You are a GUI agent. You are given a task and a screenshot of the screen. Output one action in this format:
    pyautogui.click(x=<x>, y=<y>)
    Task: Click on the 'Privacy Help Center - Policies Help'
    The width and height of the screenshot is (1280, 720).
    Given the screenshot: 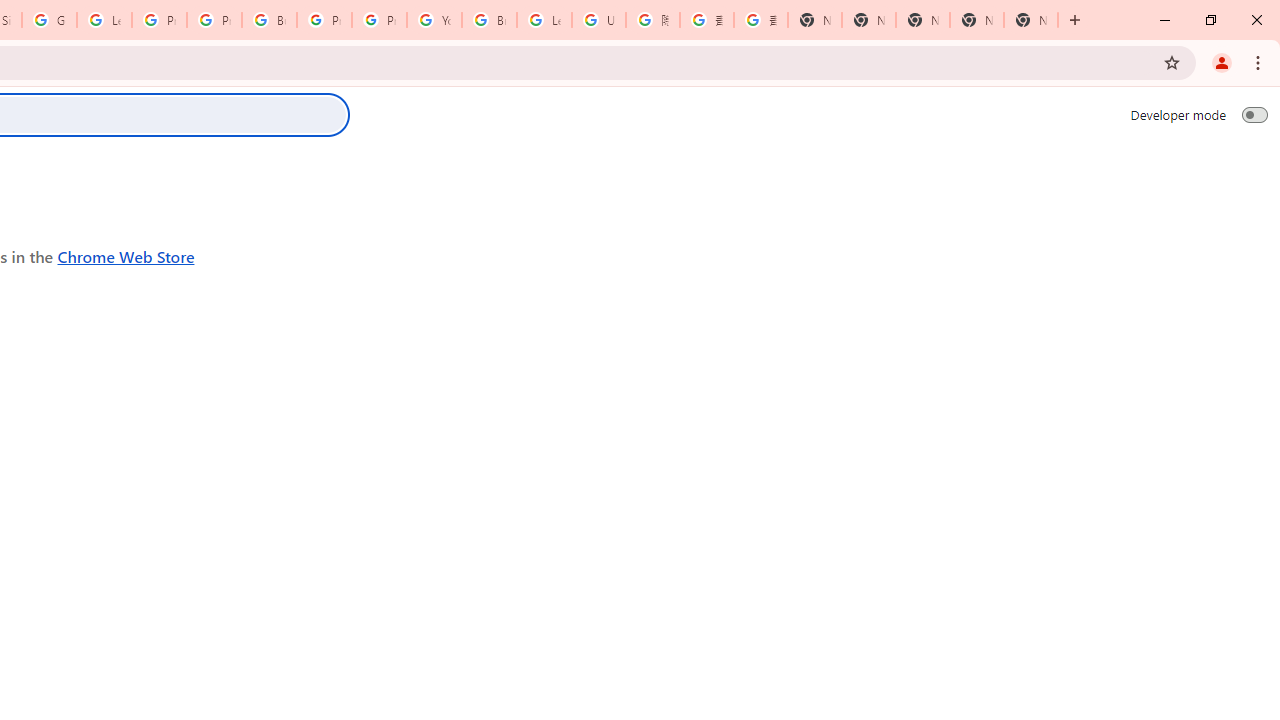 What is the action you would take?
    pyautogui.click(x=158, y=20)
    